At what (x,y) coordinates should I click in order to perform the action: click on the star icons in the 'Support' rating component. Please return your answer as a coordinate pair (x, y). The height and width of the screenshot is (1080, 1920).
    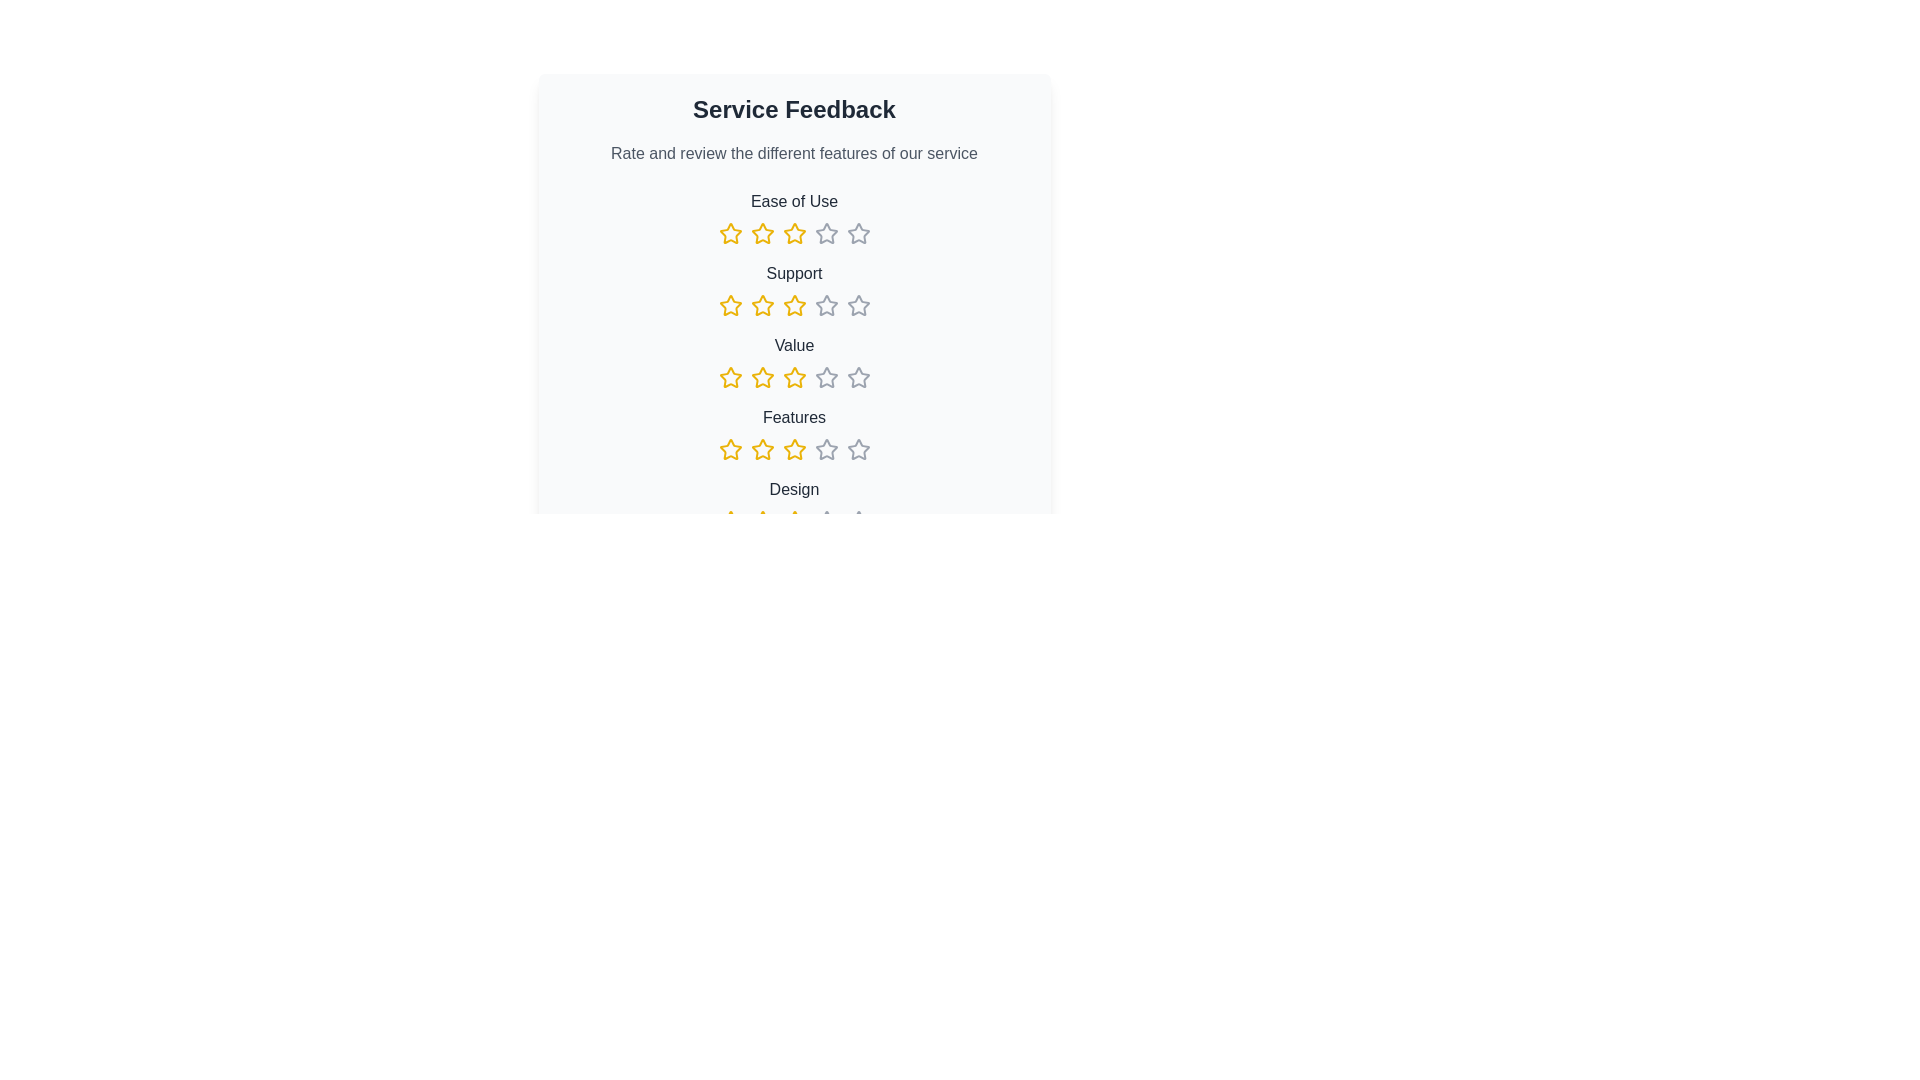
    Looking at the image, I should click on (793, 289).